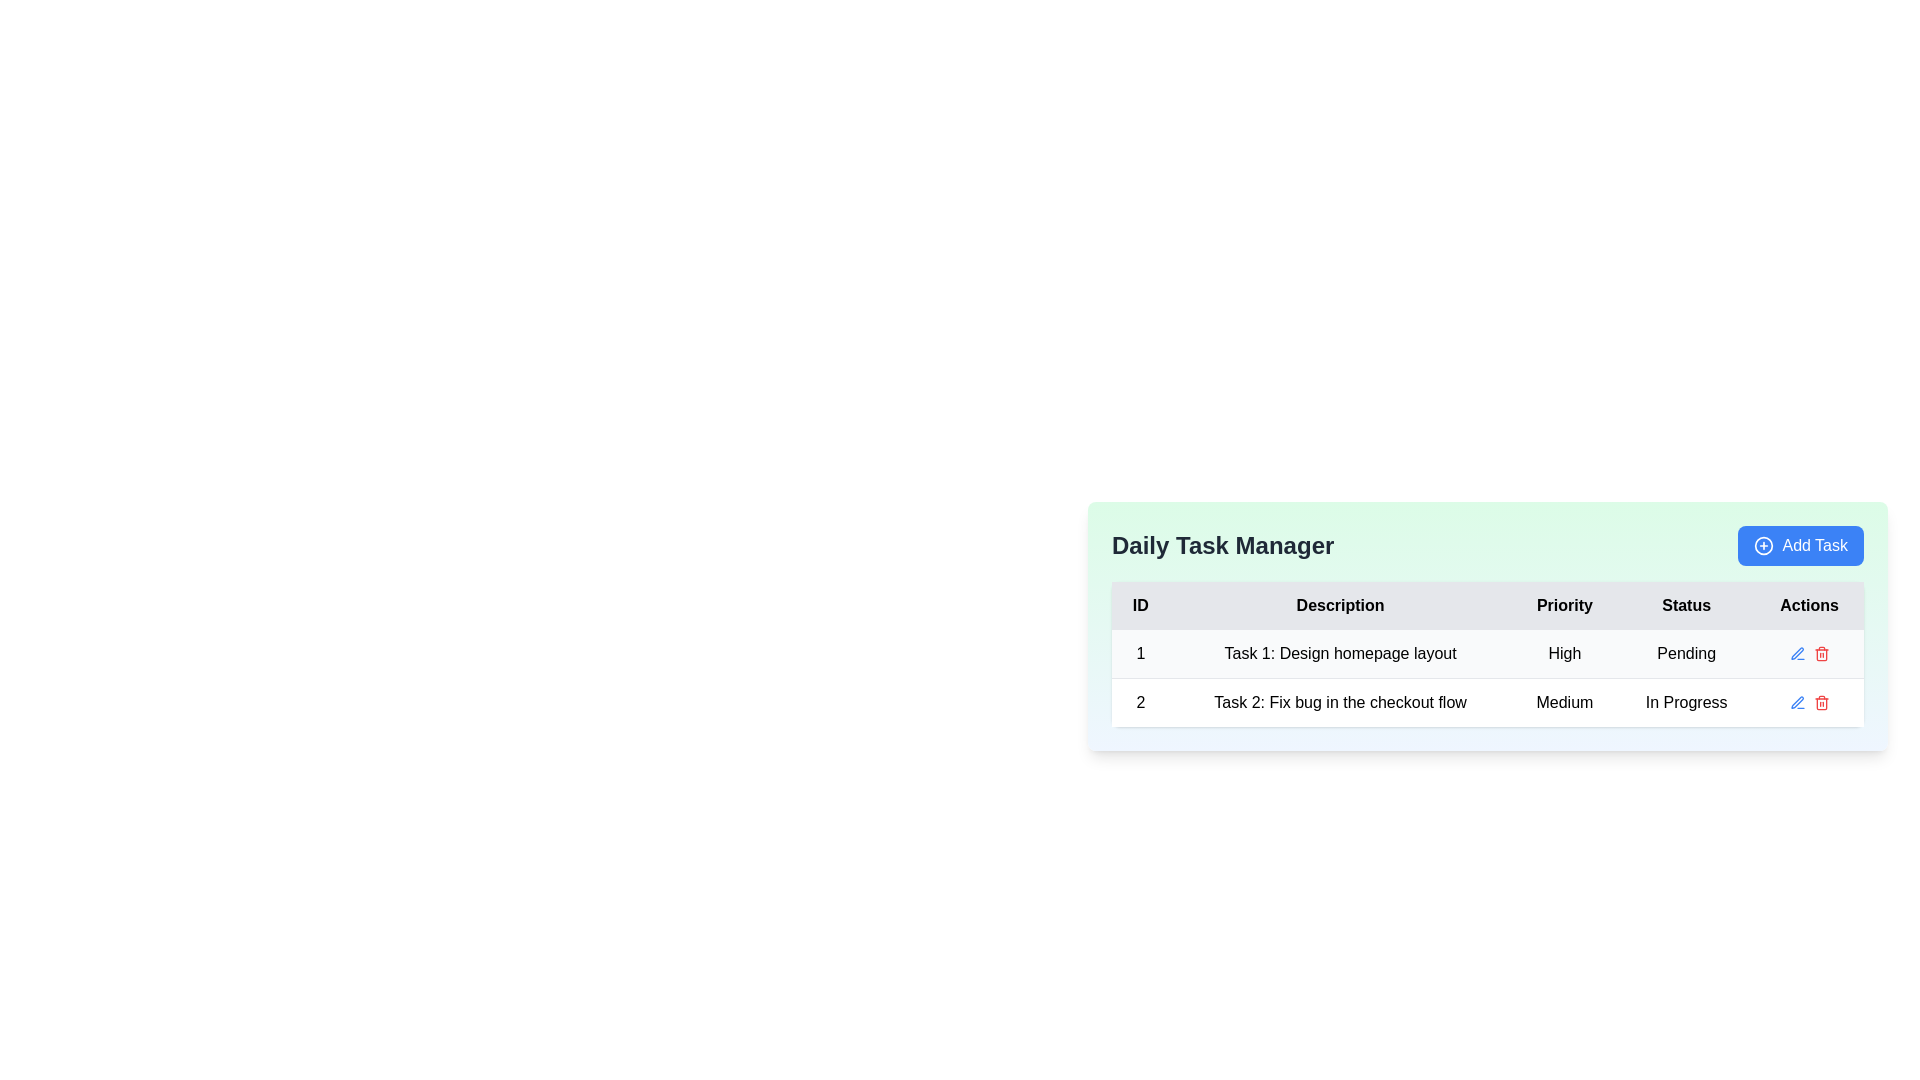  Describe the element at coordinates (1809, 701) in the screenshot. I see `the group of icons (Edit in blue and Delete in red) at the rightmost end of the row labeled 'Task 2: Fix bug in the checkout flow'` at that location.